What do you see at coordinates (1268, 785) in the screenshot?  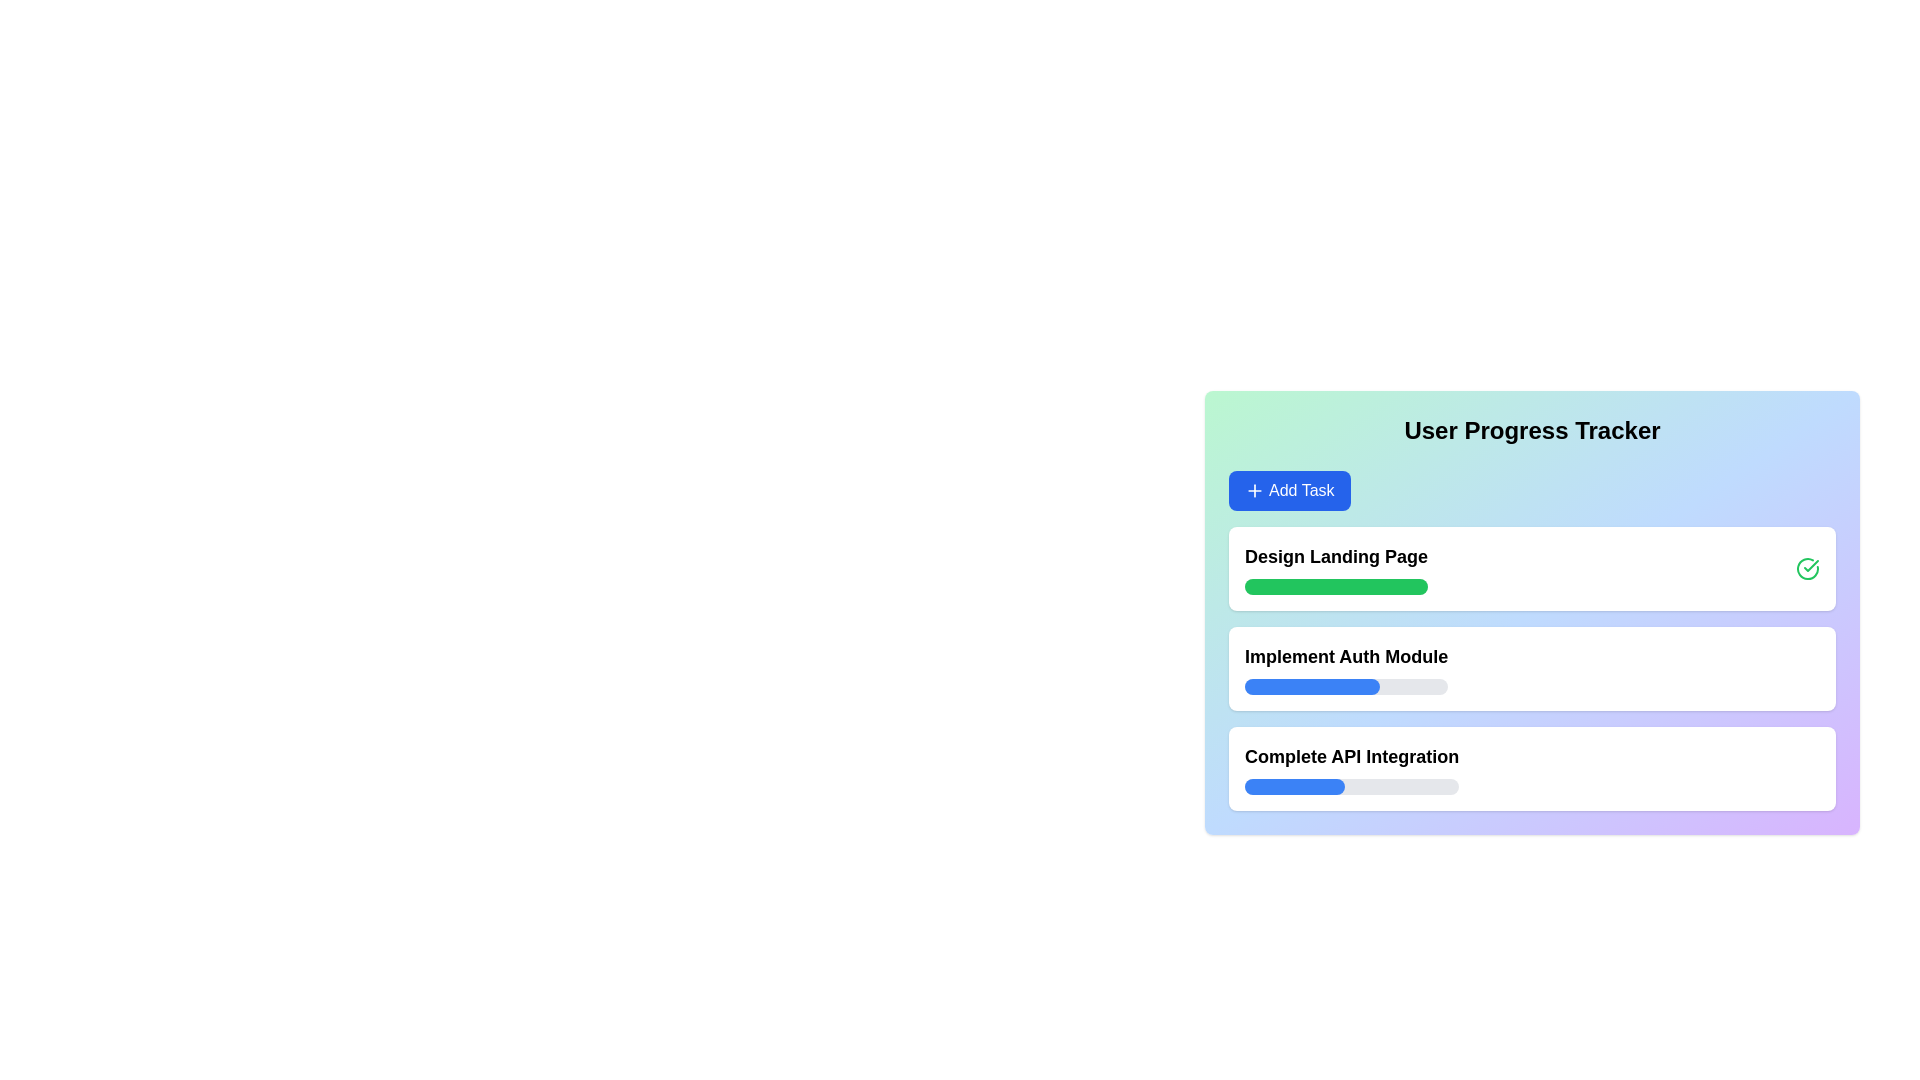 I see `the progress bar completion` at bounding box center [1268, 785].